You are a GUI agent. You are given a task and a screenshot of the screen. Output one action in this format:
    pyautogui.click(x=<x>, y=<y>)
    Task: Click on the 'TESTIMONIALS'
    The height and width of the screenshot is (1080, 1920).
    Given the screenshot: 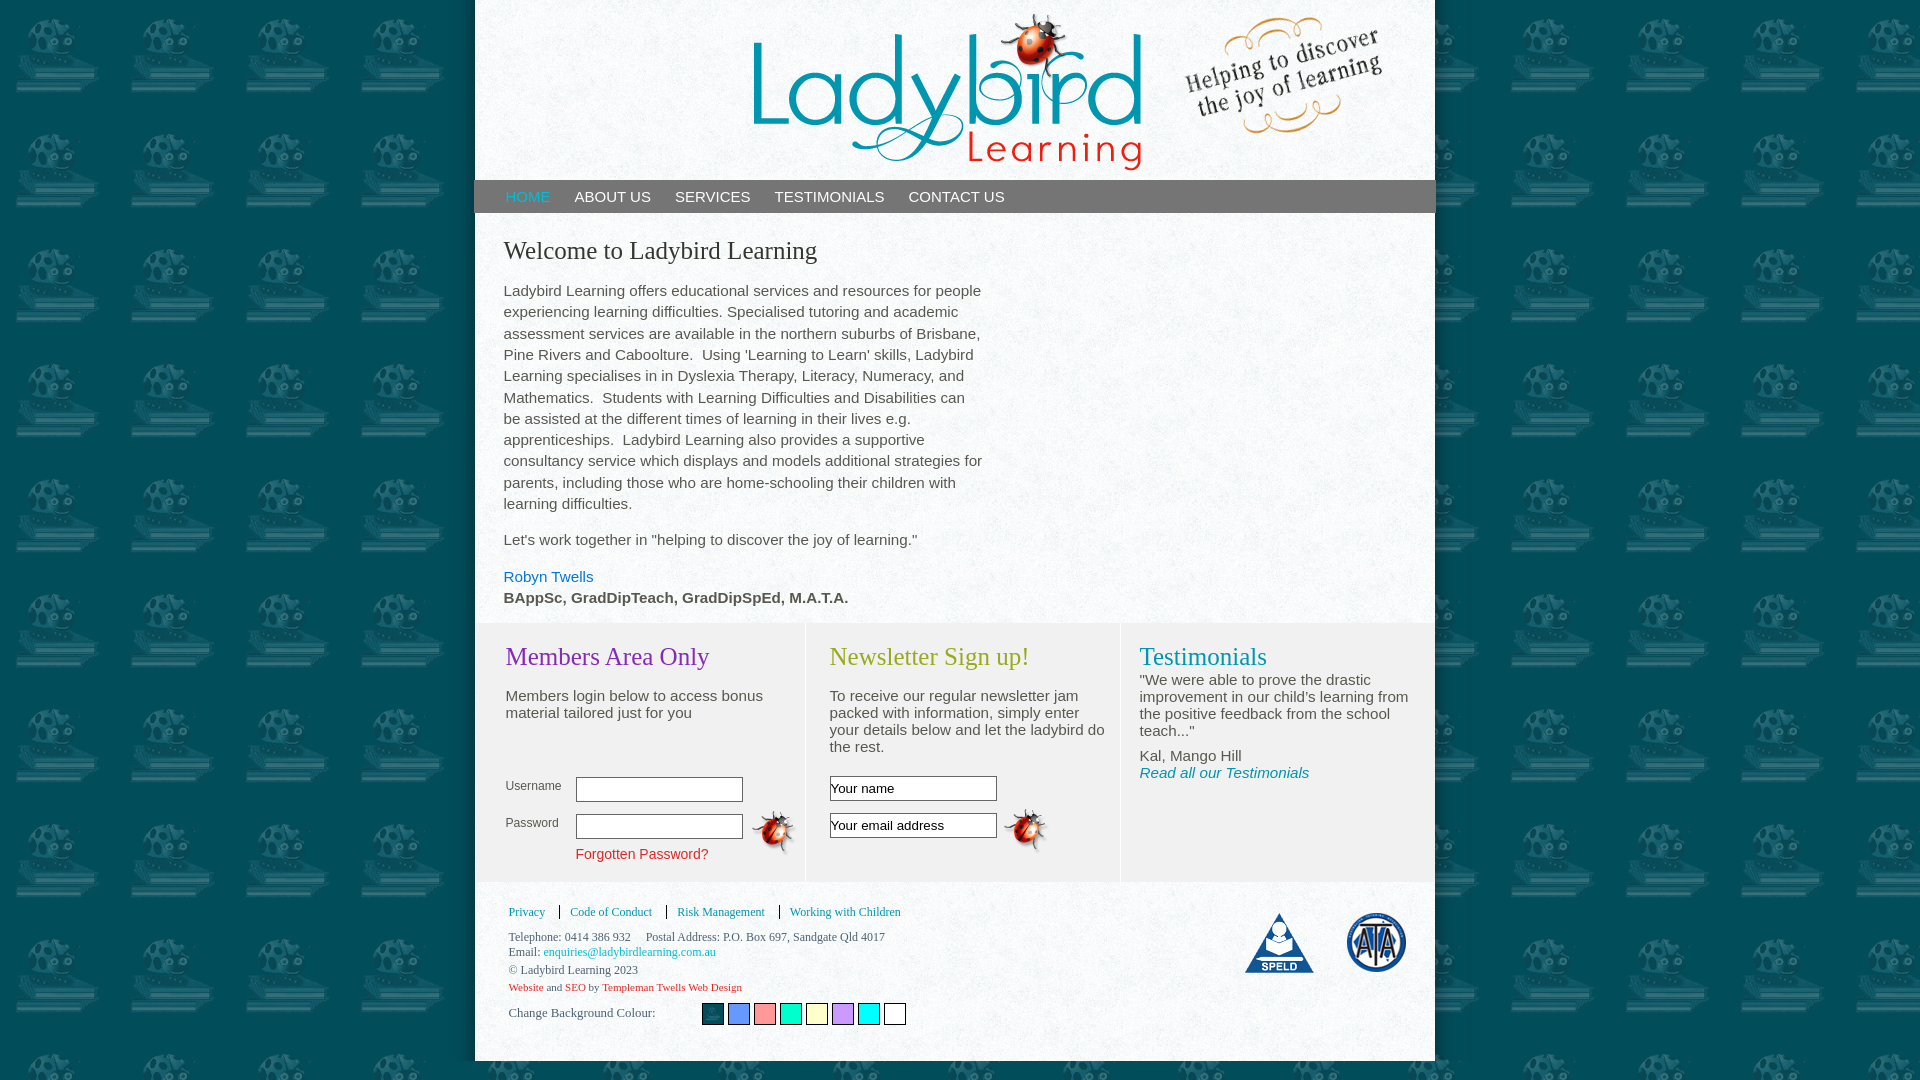 What is the action you would take?
    pyautogui.click(x=829, y=196)
    